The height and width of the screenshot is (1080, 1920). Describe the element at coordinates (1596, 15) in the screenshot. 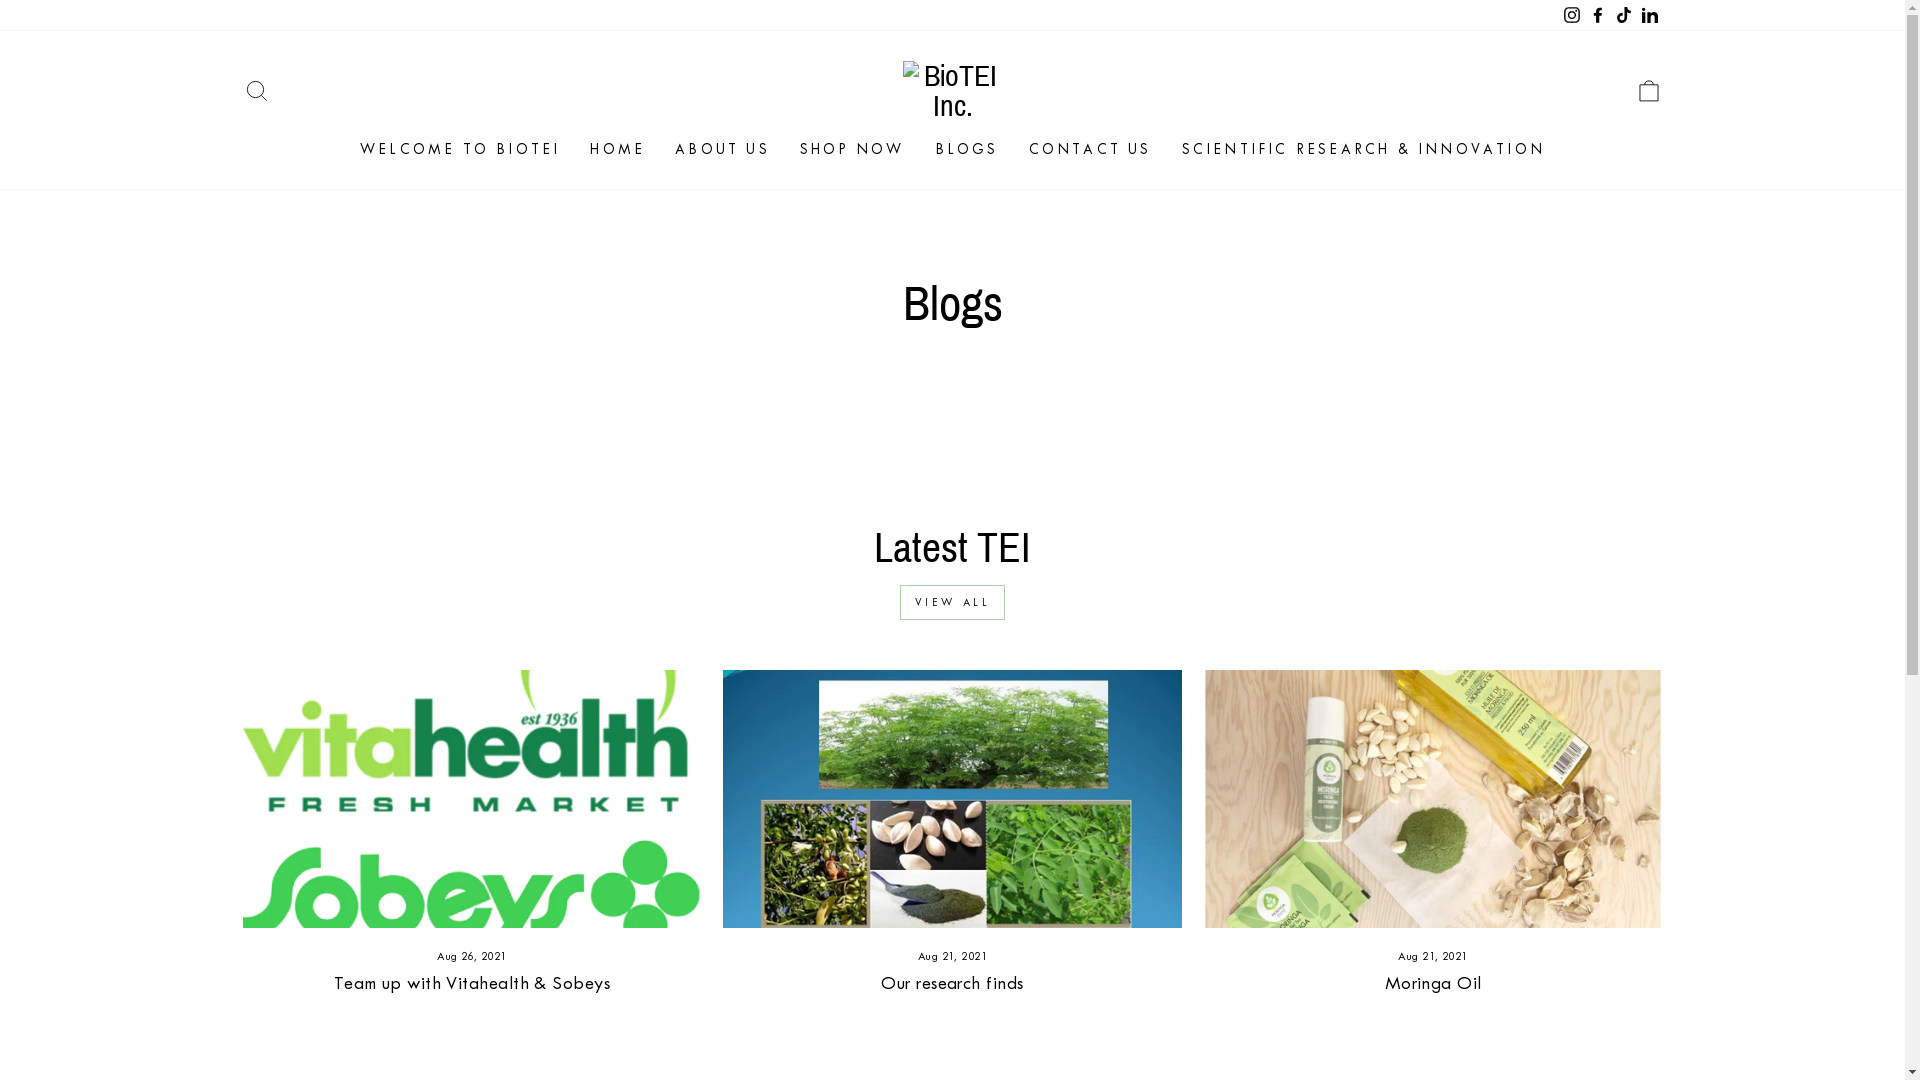

I see `'Facebook'` at that location.